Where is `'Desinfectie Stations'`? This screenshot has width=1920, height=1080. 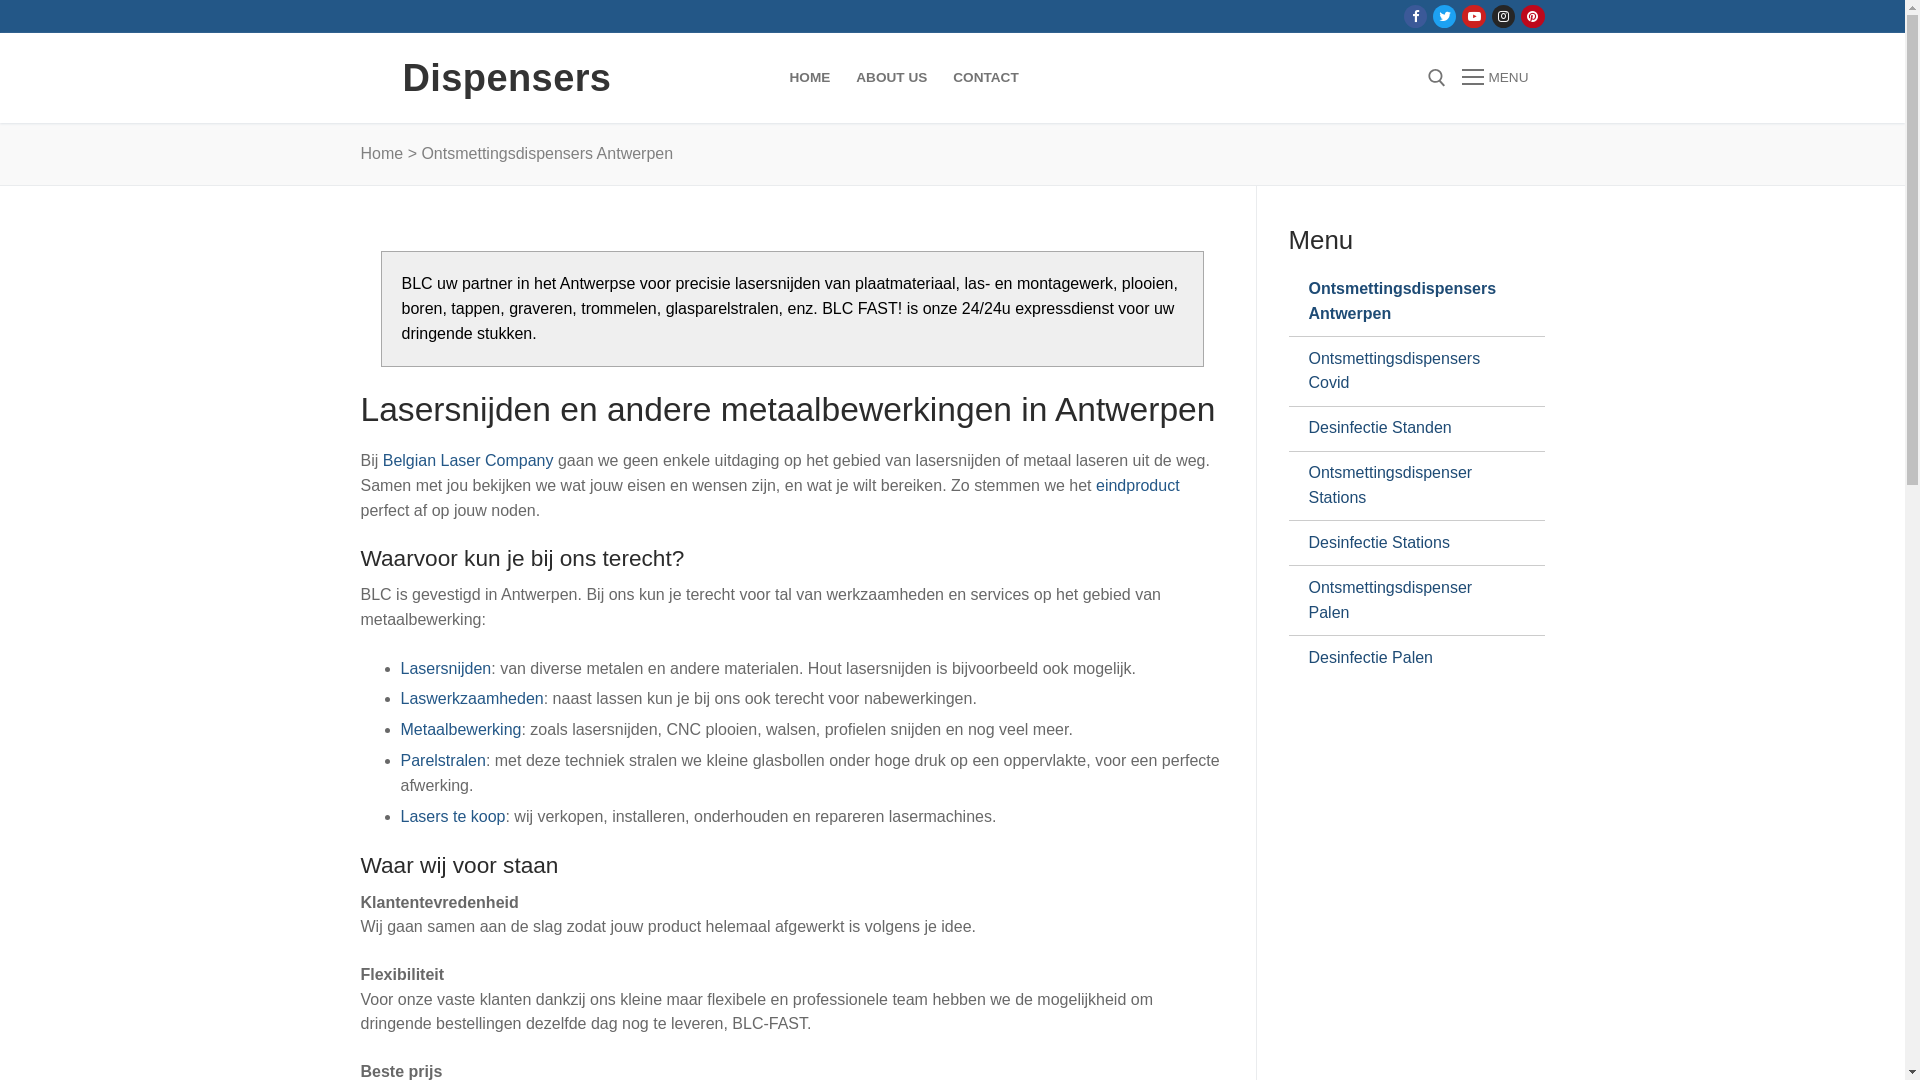
'Desinfectie Stations' is located at coordinates (1406, 543).